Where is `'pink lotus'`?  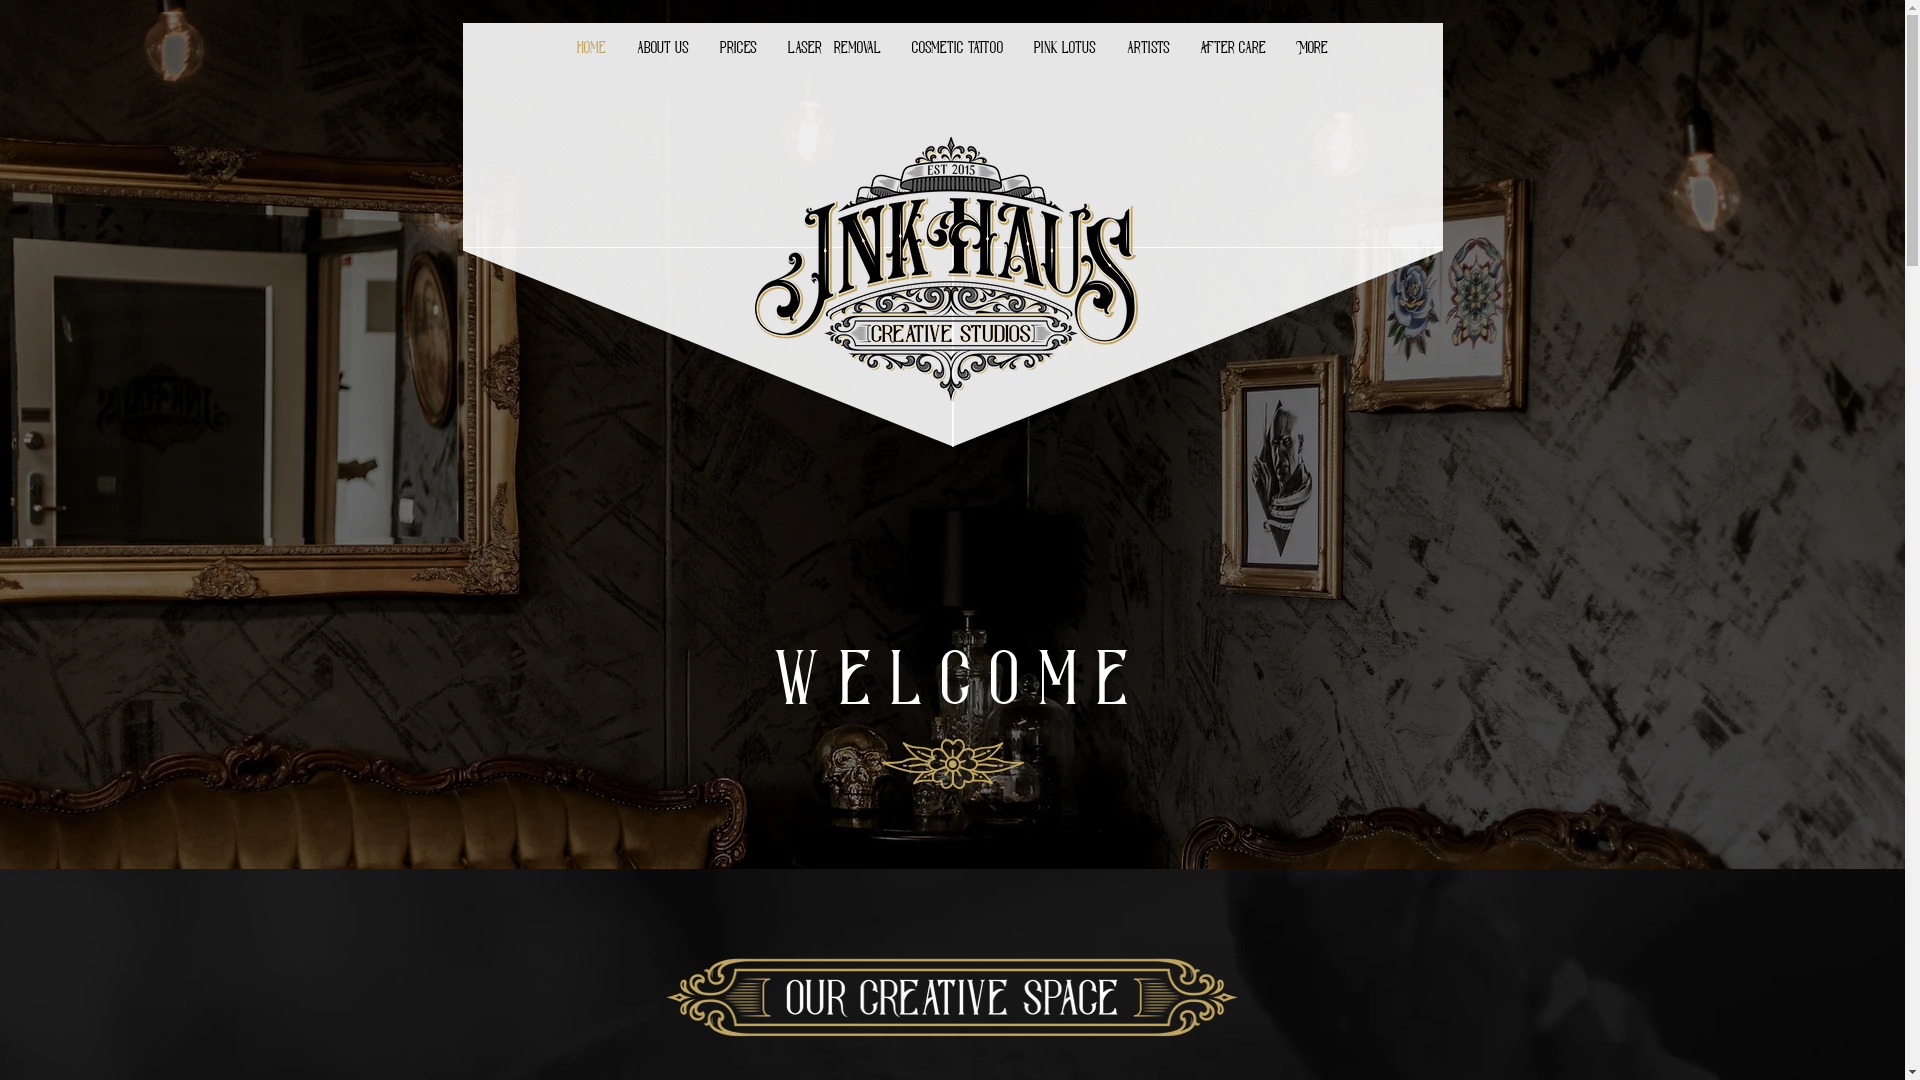 'pink lotus' is located at coordinates (1063, 46).